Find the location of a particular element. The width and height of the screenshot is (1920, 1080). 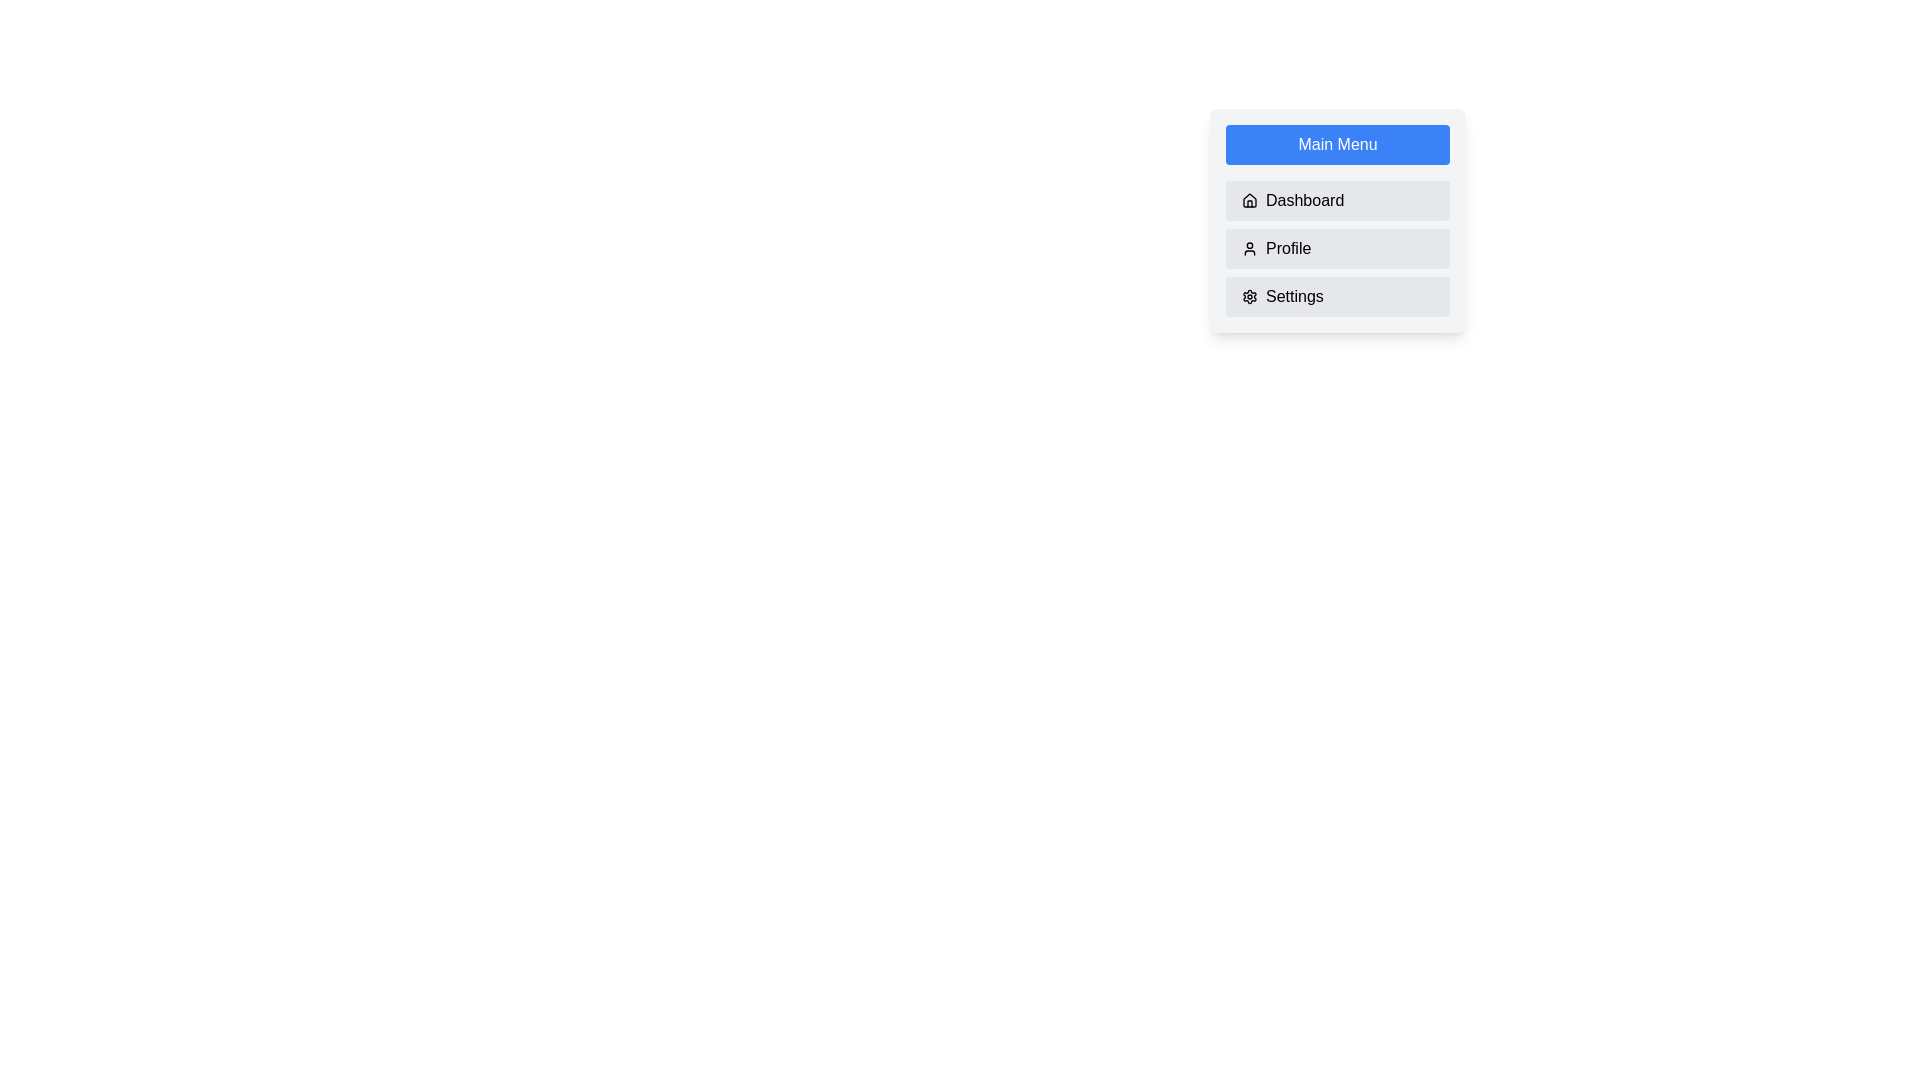

the menu item Settings to observe its hover effect is located at coordinates (1338, 297).